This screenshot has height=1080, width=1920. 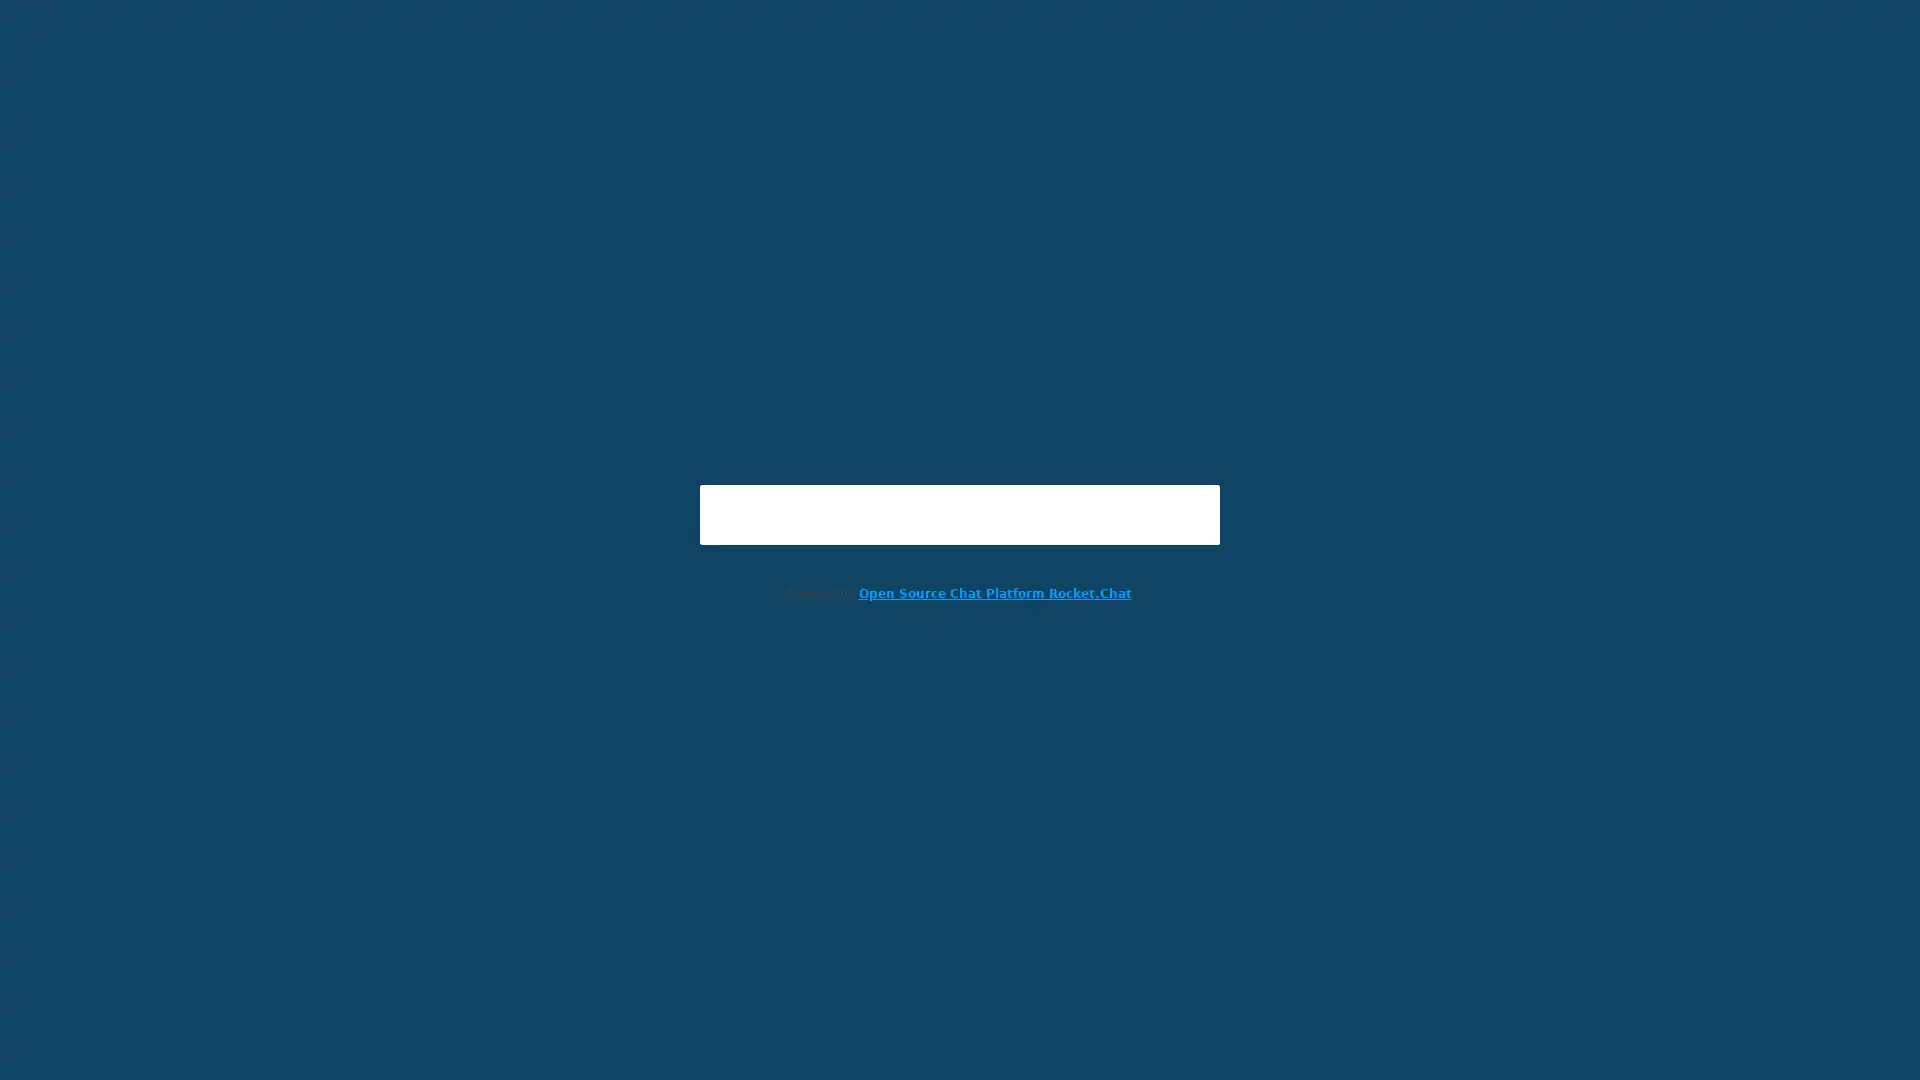 What do you see at coordinates (960, 623) in the screenshot?
I see `Forgot your password?` at bounding box center [960, 623].